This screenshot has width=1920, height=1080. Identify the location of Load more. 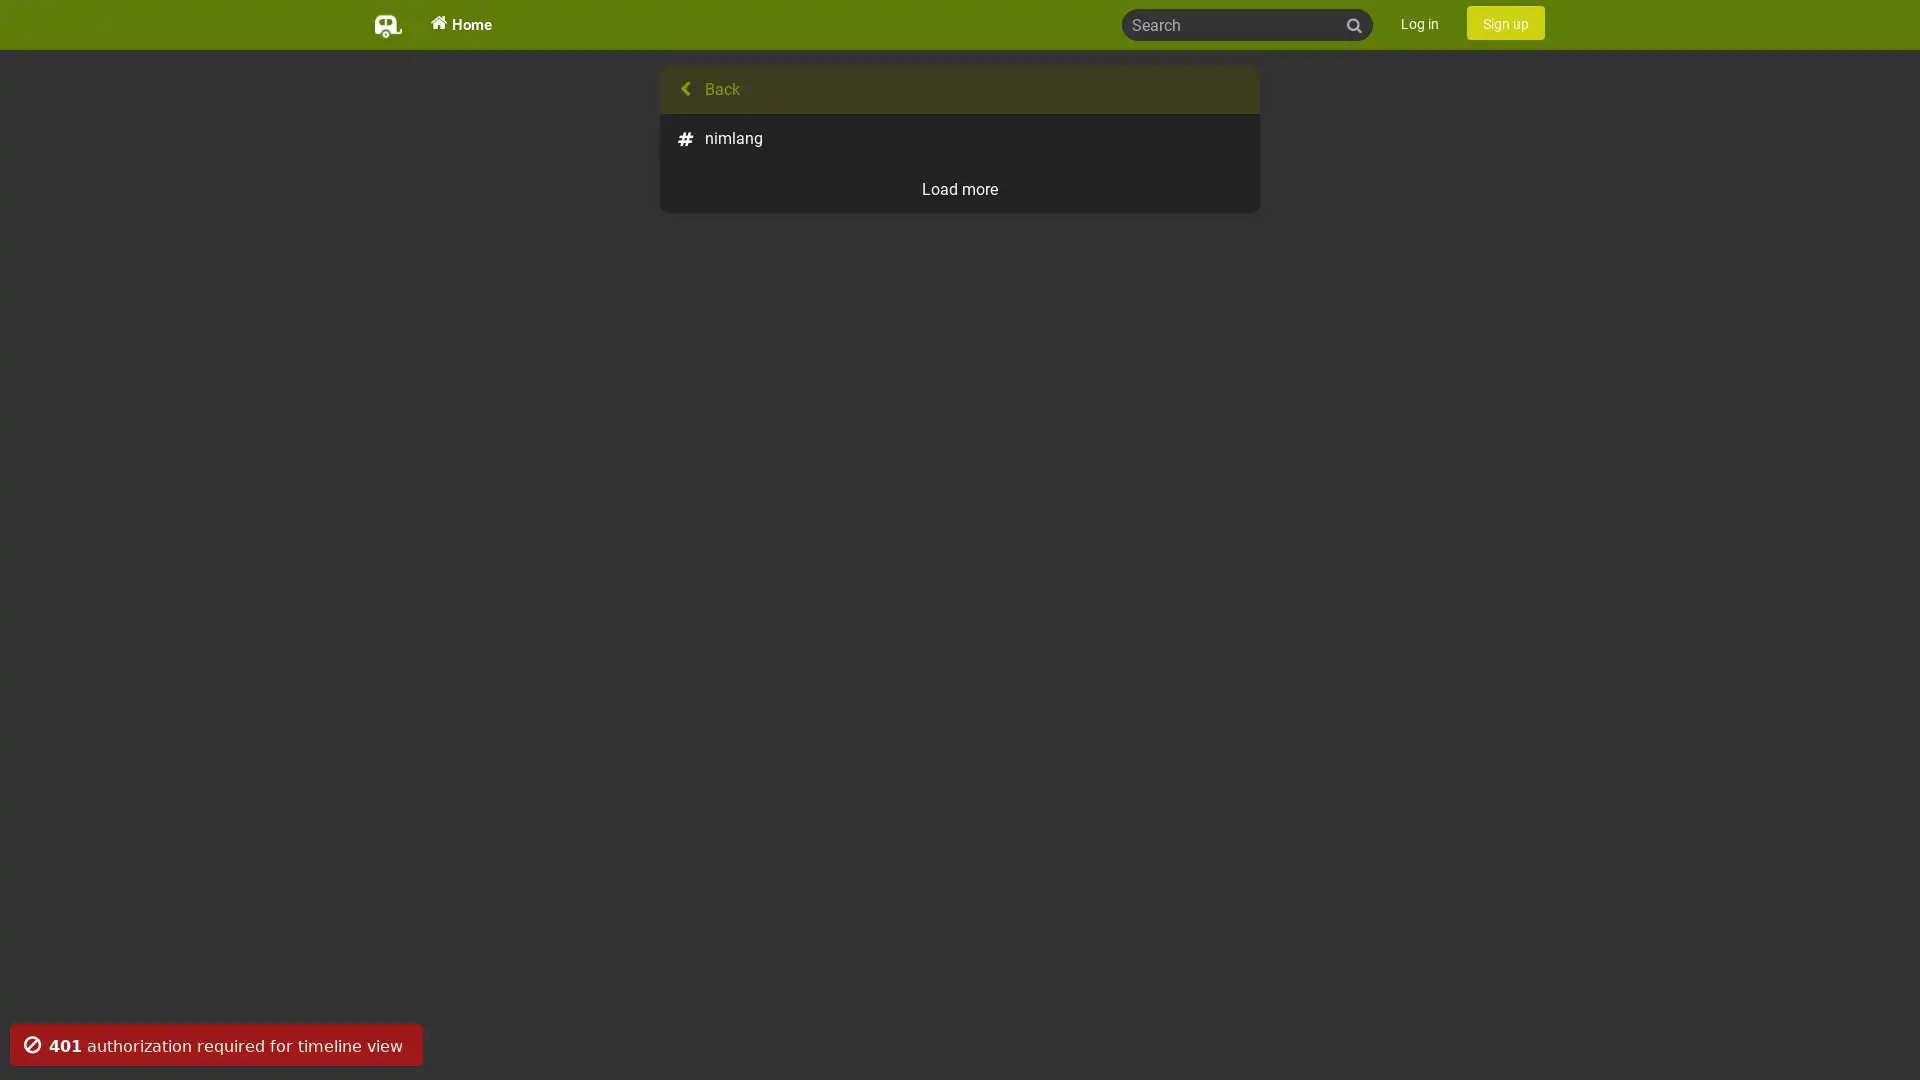
(960, 189).